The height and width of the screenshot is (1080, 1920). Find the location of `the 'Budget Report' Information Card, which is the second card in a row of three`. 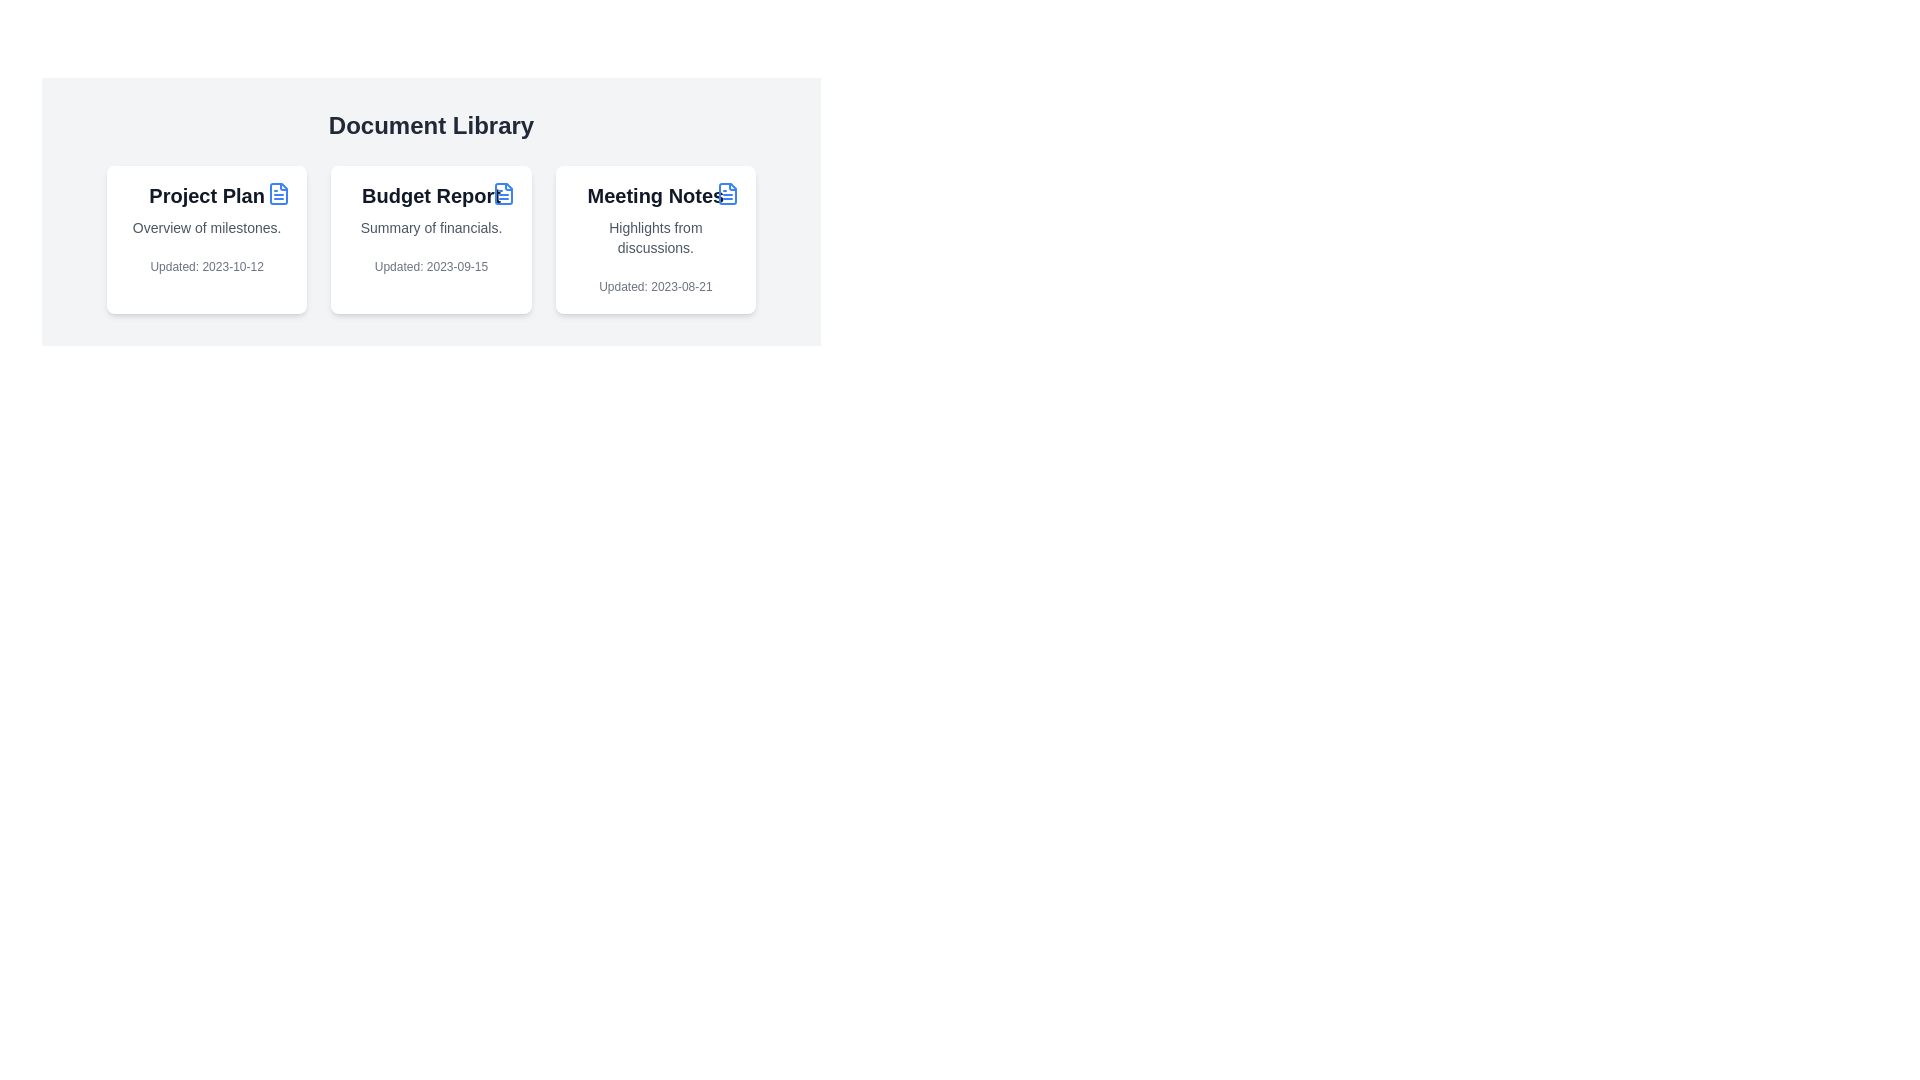

the 'Budget Report' Information Card, which is the second card in a row of three is located at coordinates (430, 238).